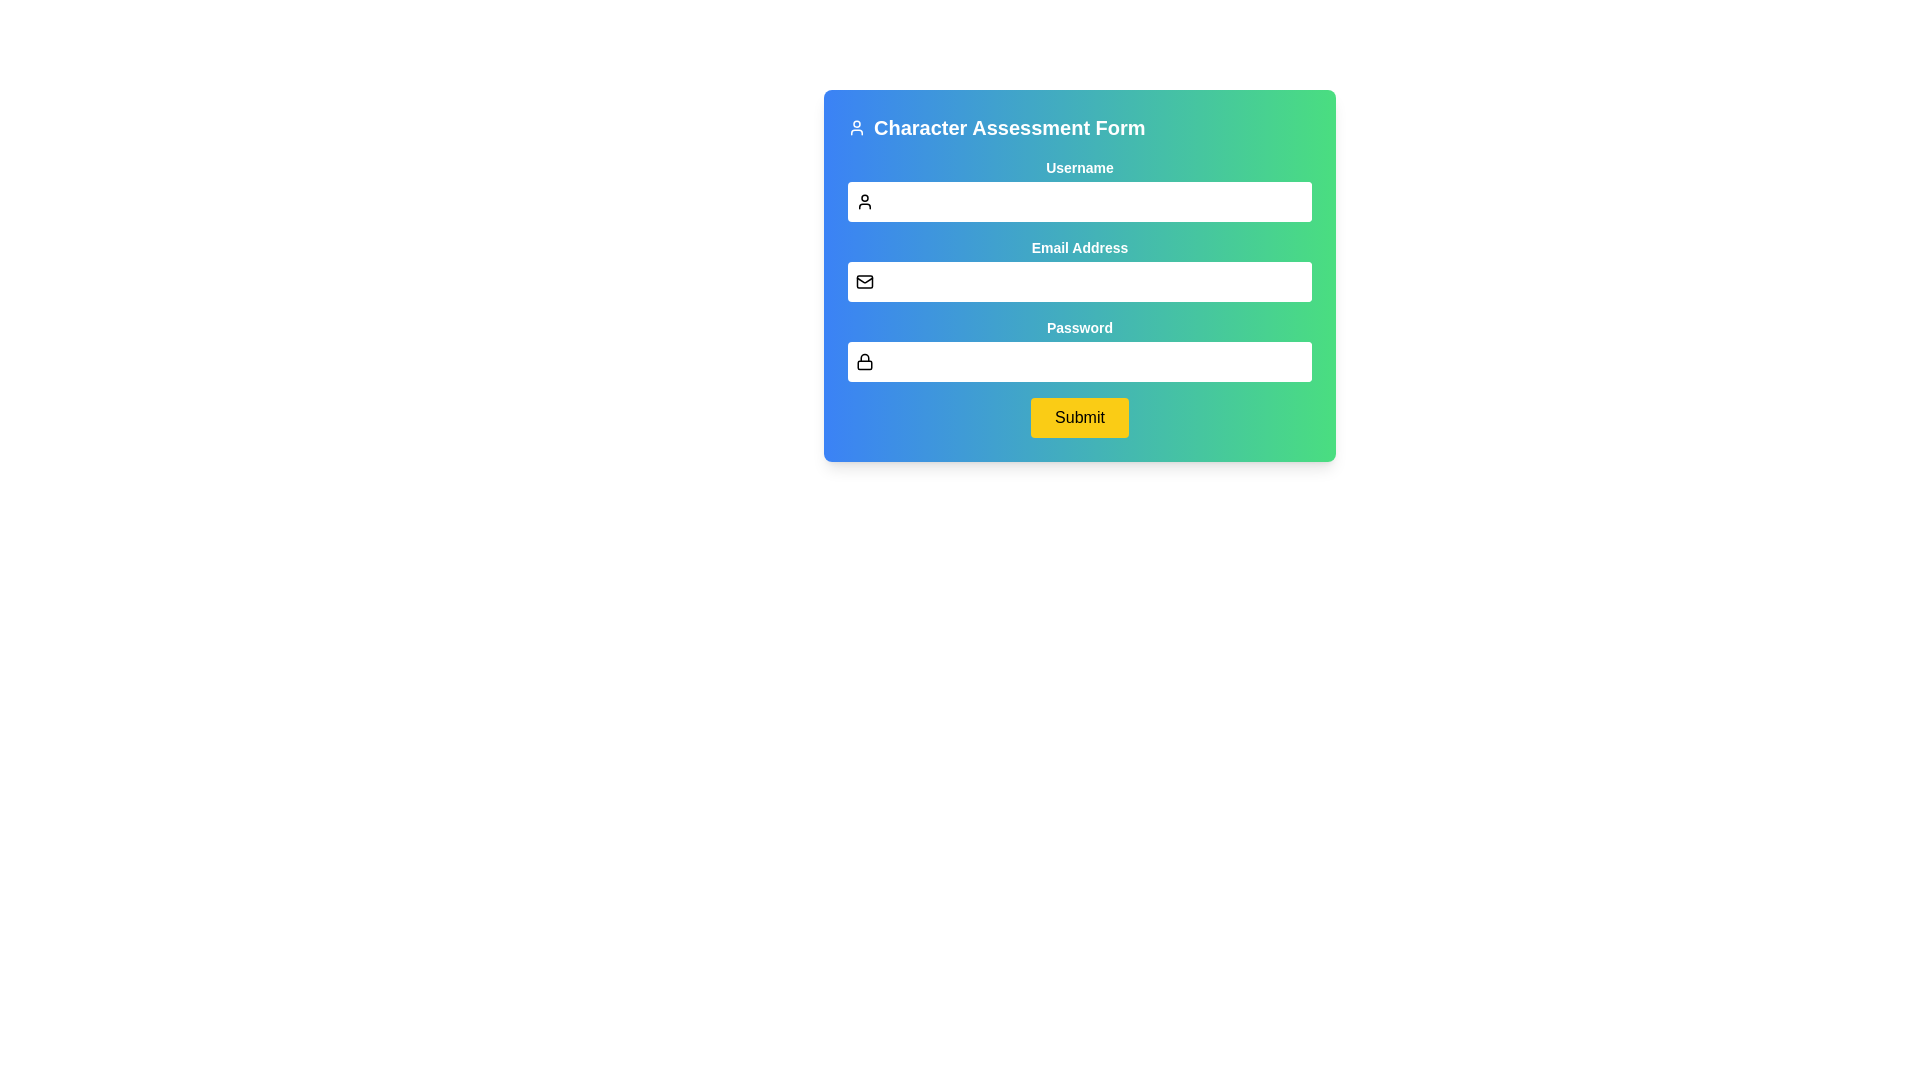 The height and width of the screenshot is (1080, 1920). I want to click on the email input field, which is the second input field in the form, positioned below the 'Username' field and above the 'Password' field, to focus on it, so click(1092, 281).